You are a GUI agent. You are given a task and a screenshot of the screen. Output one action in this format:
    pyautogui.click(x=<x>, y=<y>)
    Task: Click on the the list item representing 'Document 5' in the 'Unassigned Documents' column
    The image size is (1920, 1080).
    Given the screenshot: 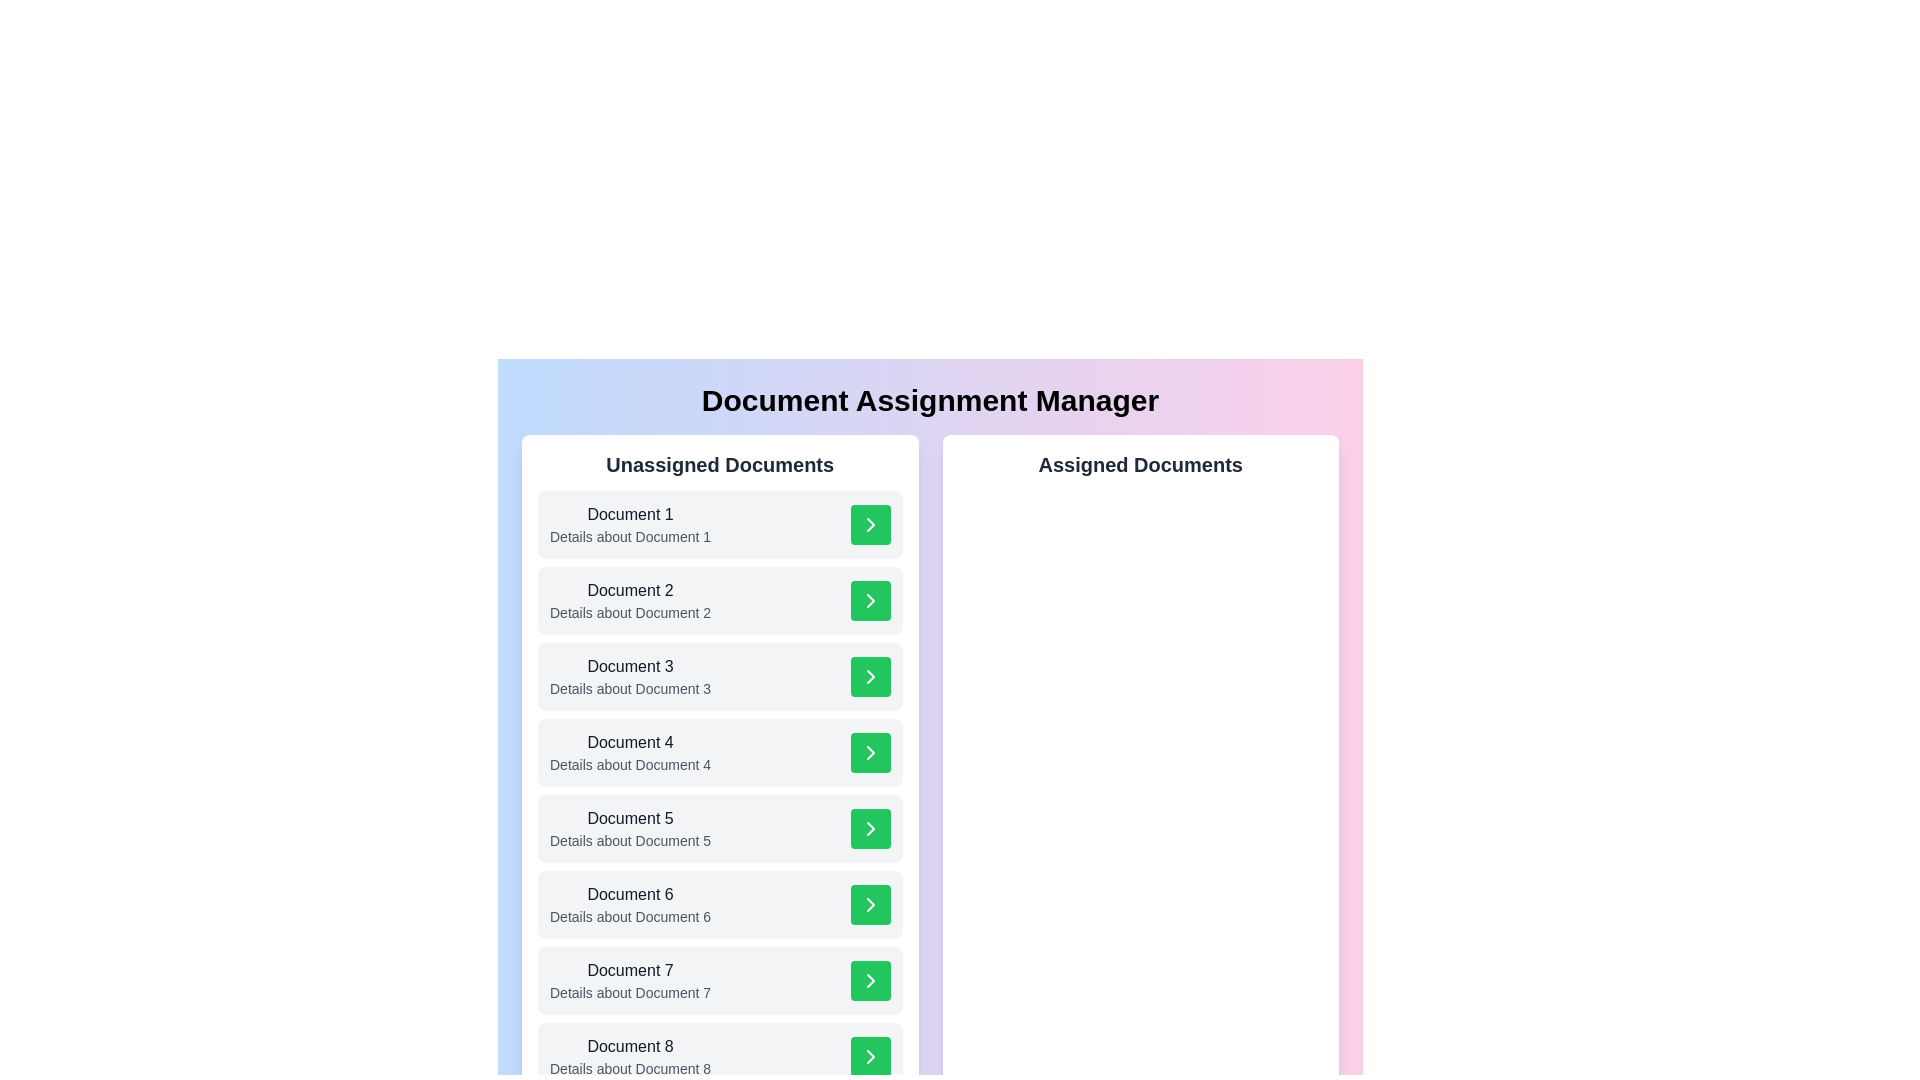 What is the action you would take?
    pyautogui.click(x=720, y=829)
    